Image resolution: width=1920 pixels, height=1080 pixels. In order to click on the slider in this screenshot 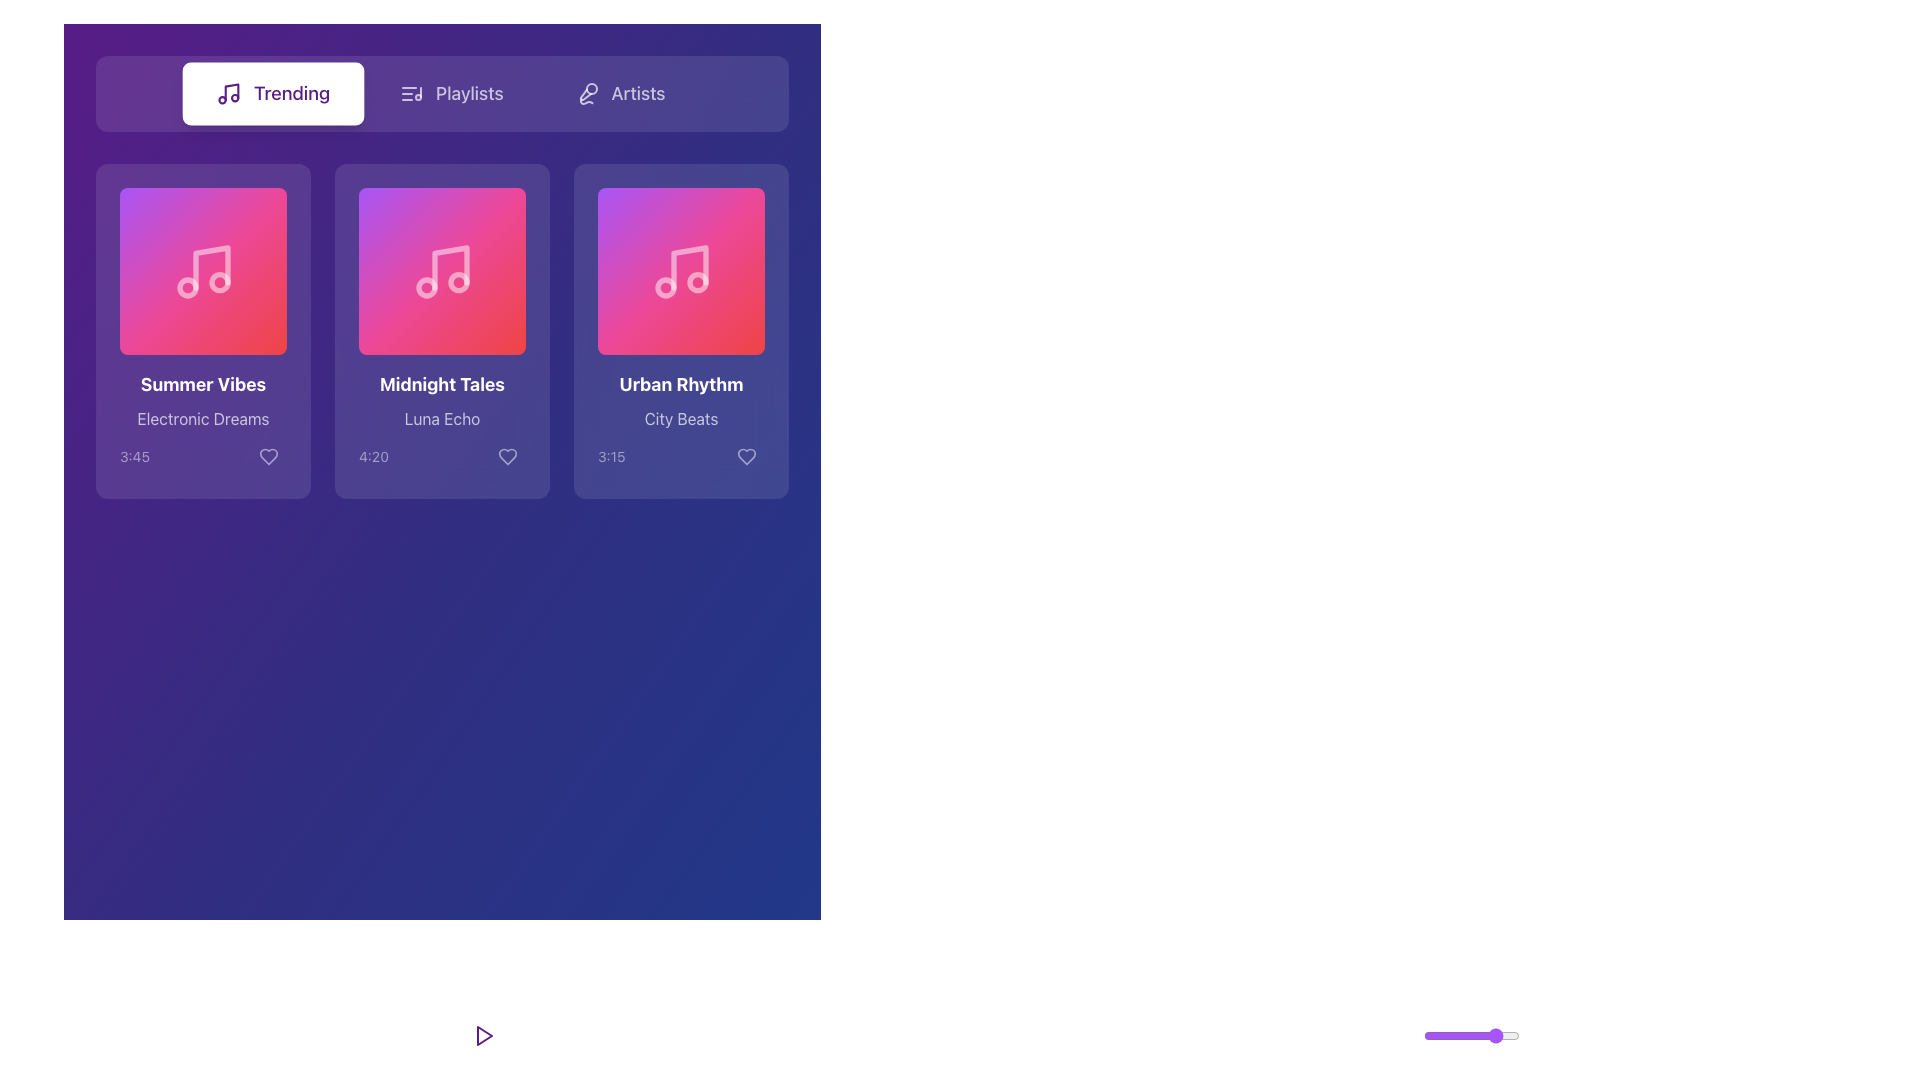, I will do `click(1432, 1035)`.